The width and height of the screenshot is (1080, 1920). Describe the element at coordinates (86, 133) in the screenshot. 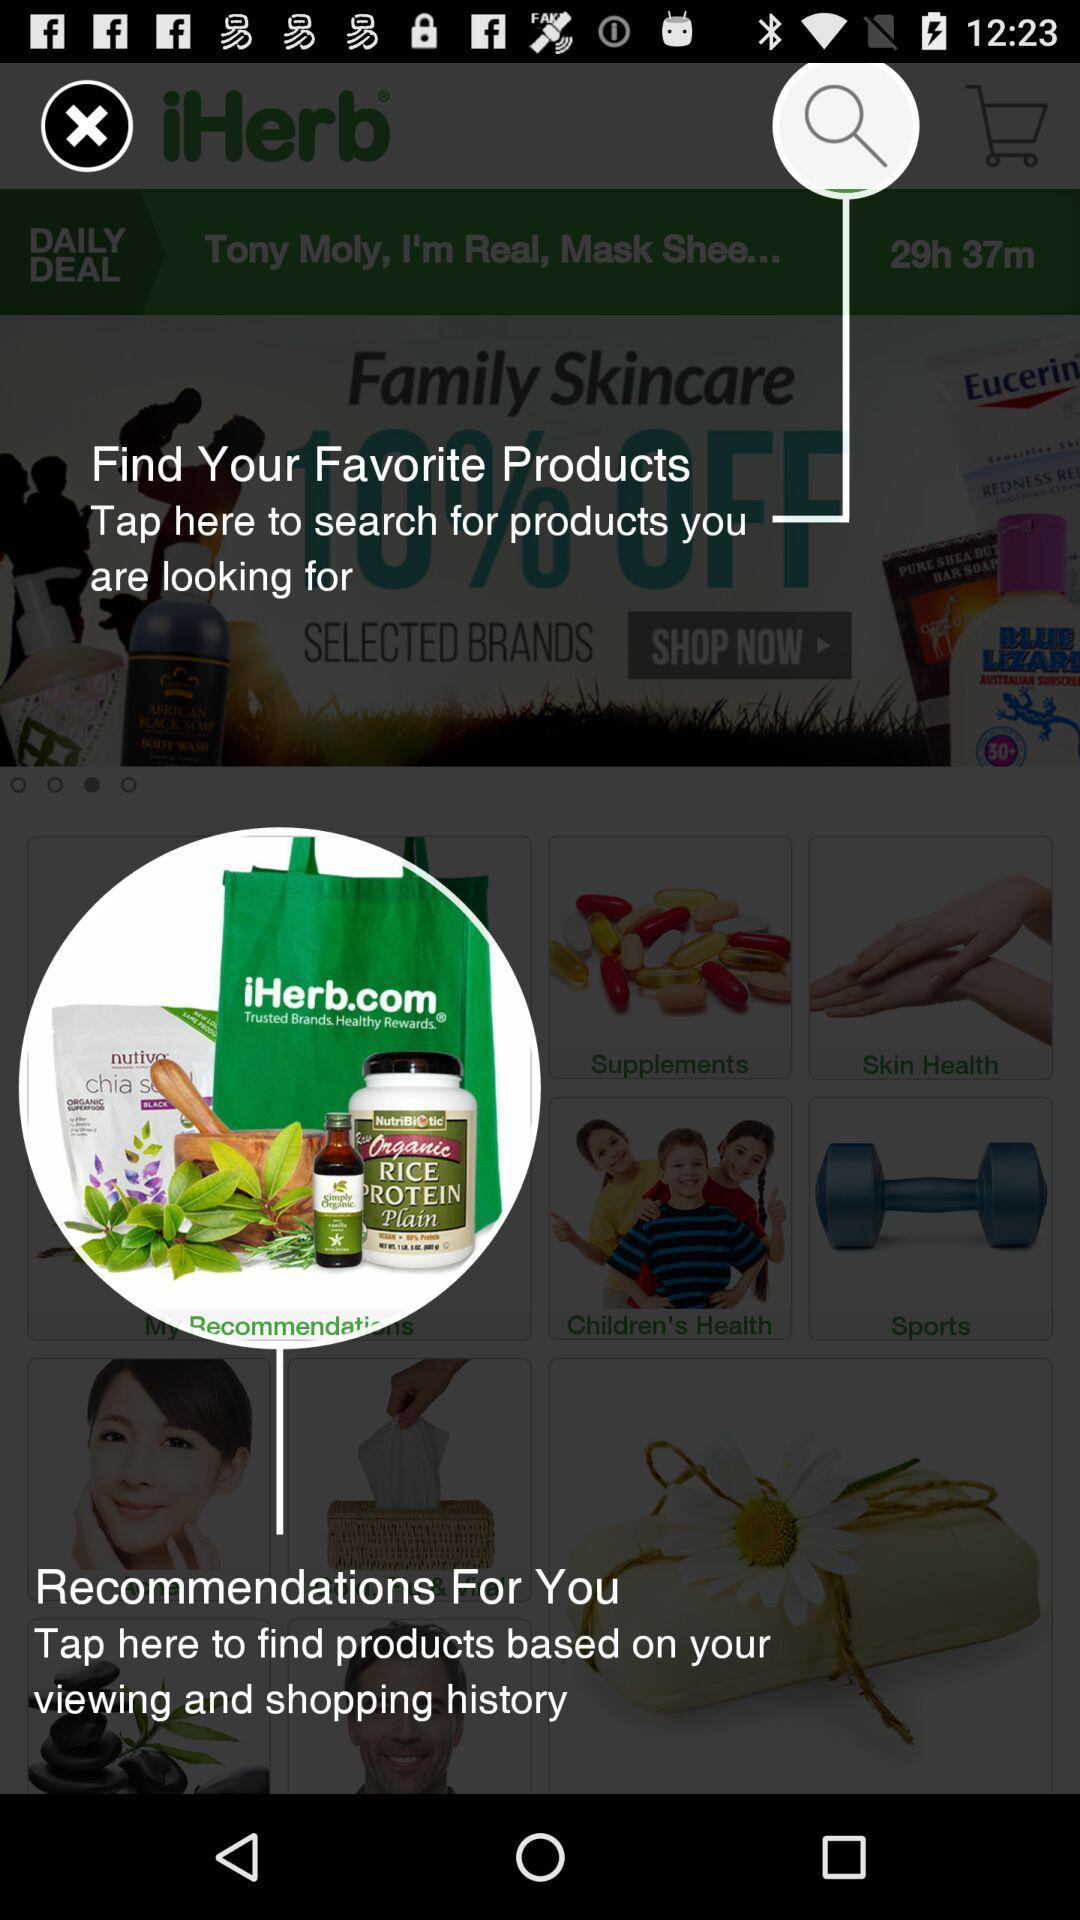

I see `the close icon` at that location.